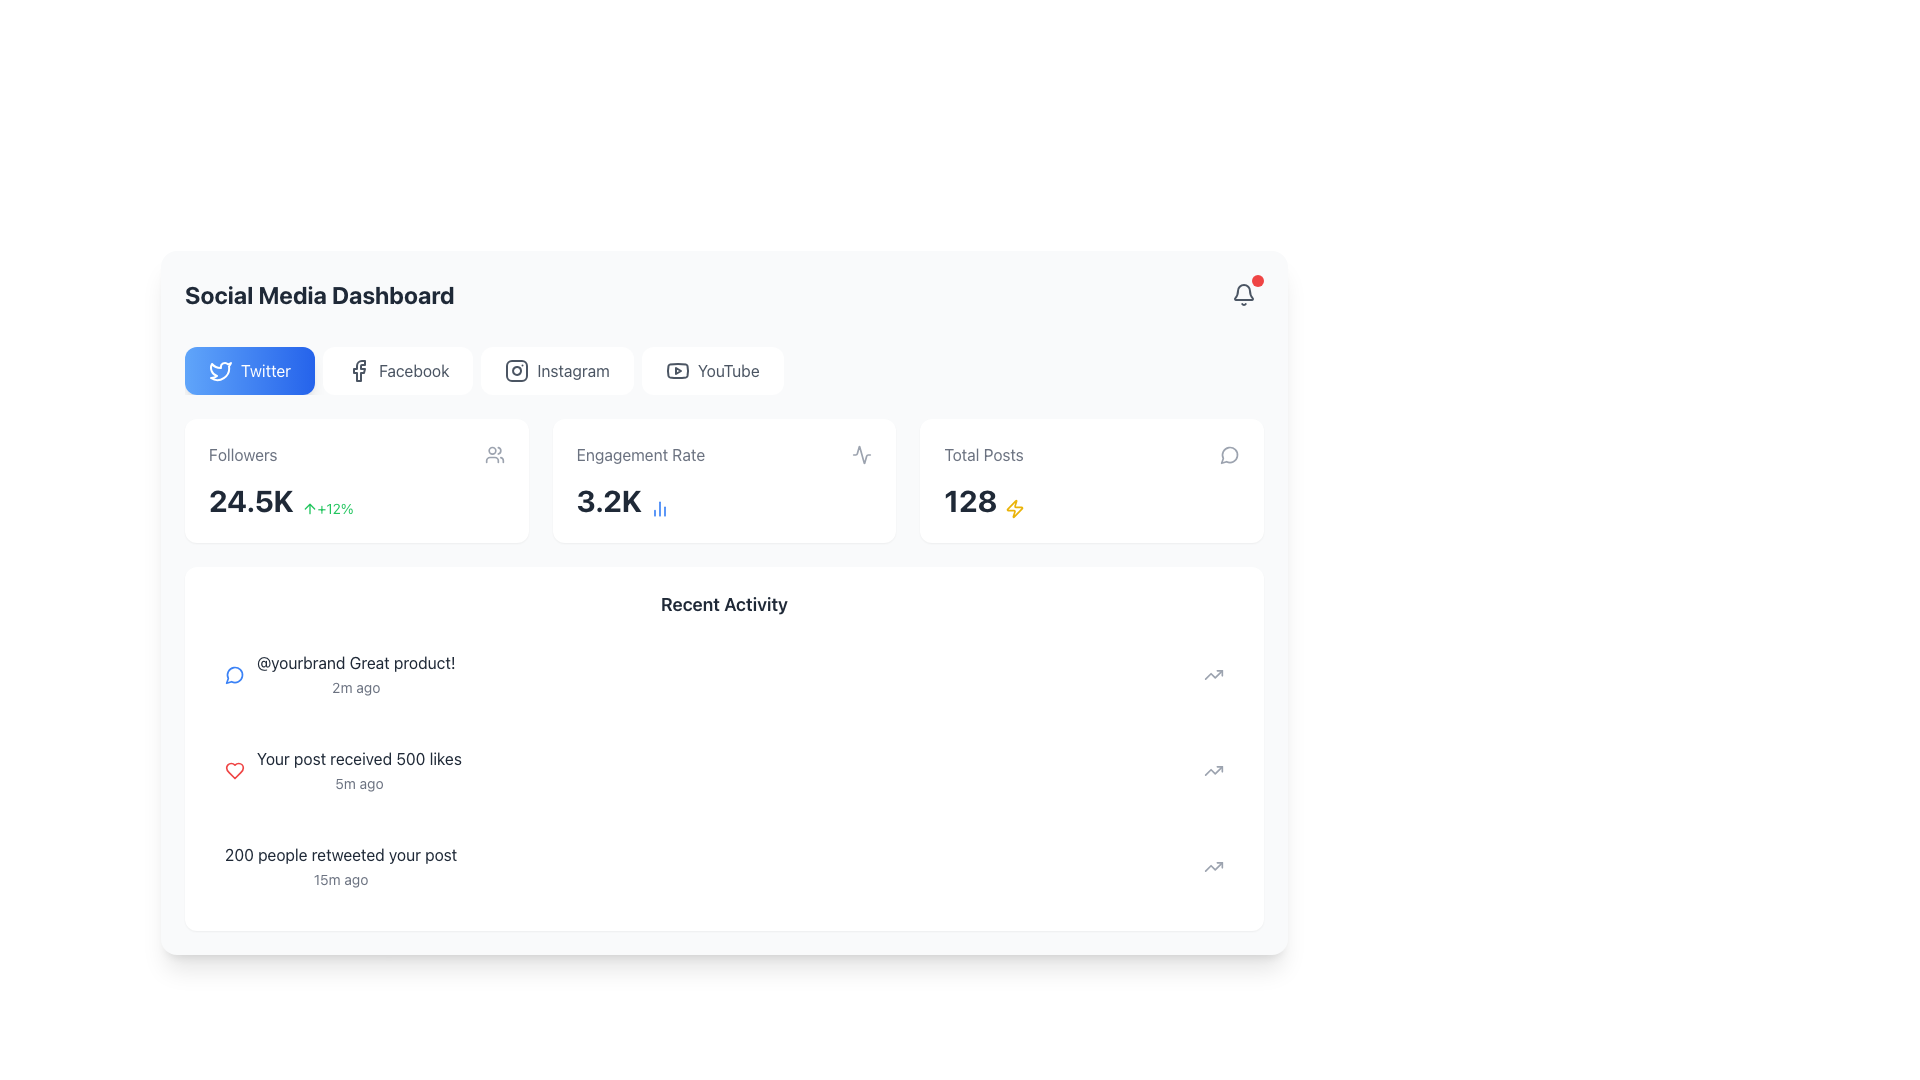 The height and width of the screenshot is (1080, 1920). Describe the element at coordinates (1213, 675) in the screenshot. I see `the small, upward-trending gray arrow icon located at the far right of the comment item containing '@yourbrand Great product!' and '2m ago' for related interaction` at that location.